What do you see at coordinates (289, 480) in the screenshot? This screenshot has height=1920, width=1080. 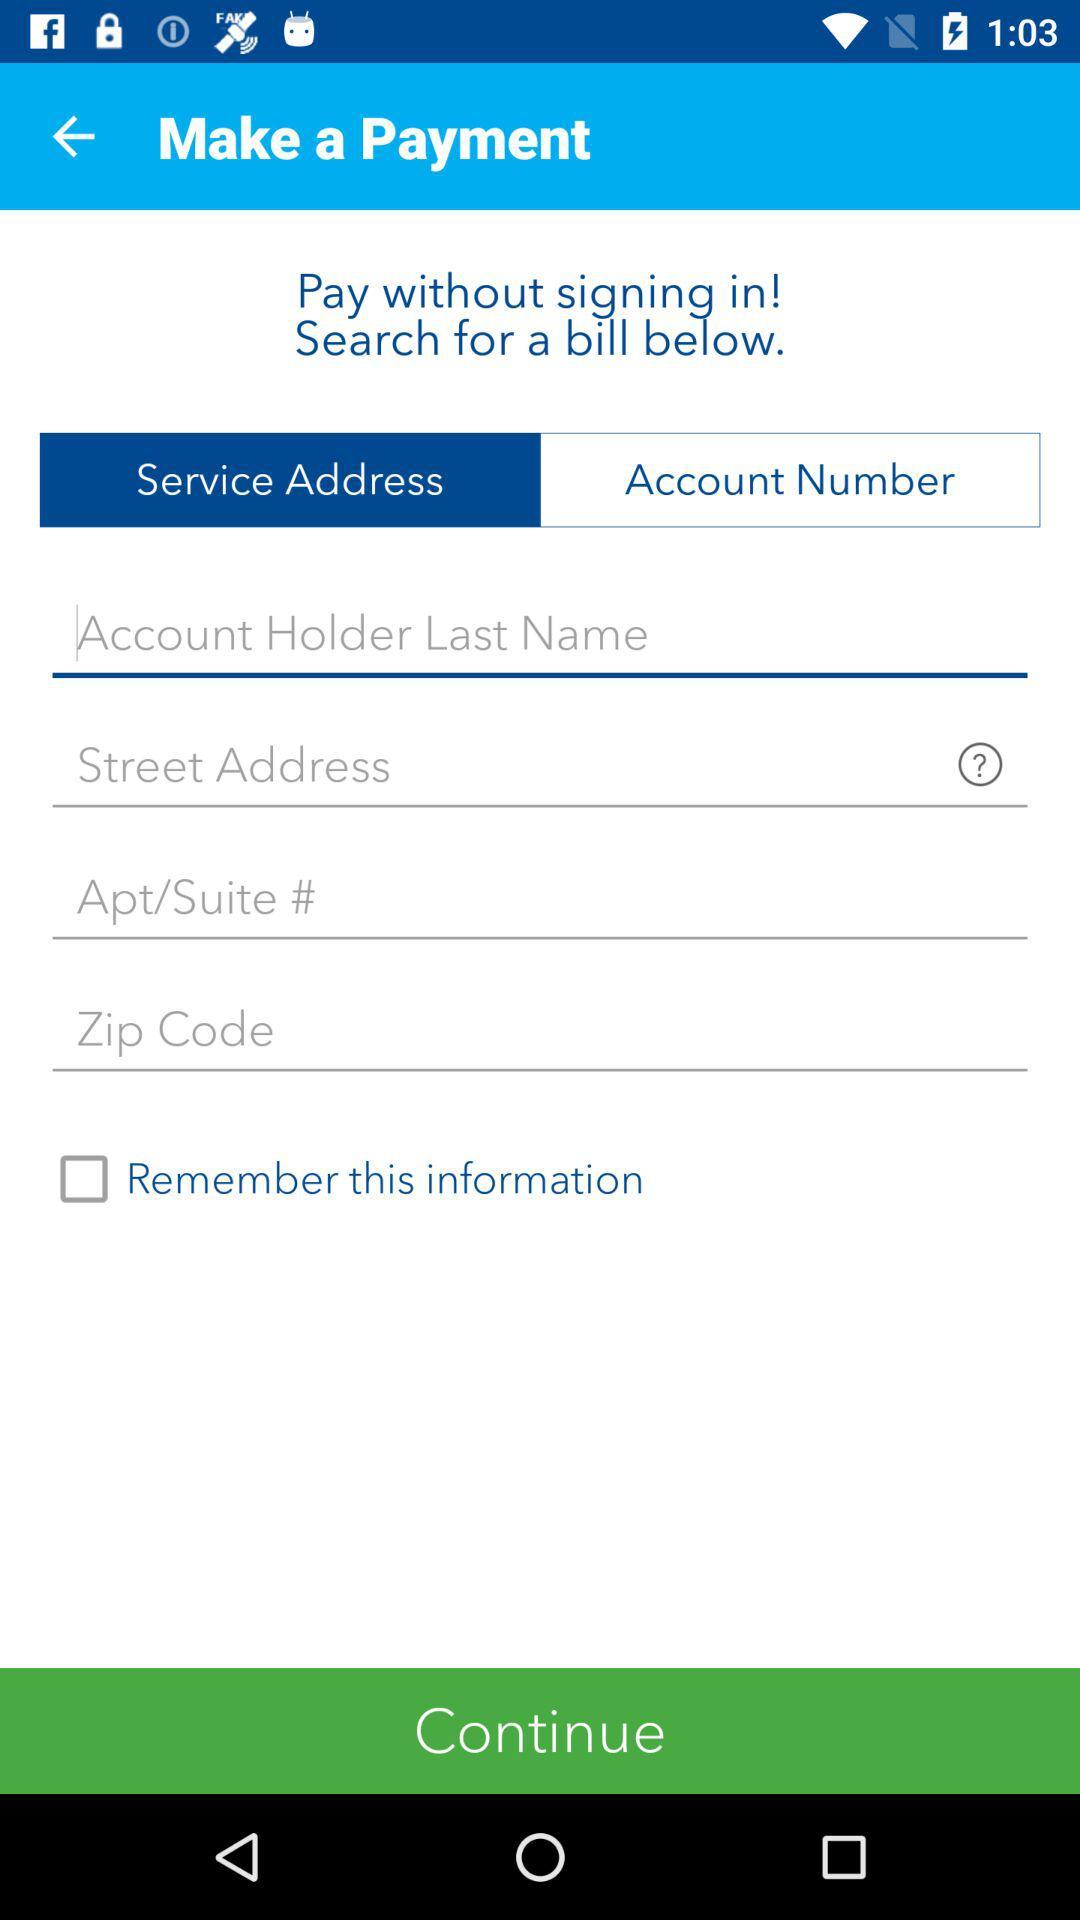 I see `item below the pay without signing icon` at bounding box center [289, 480].